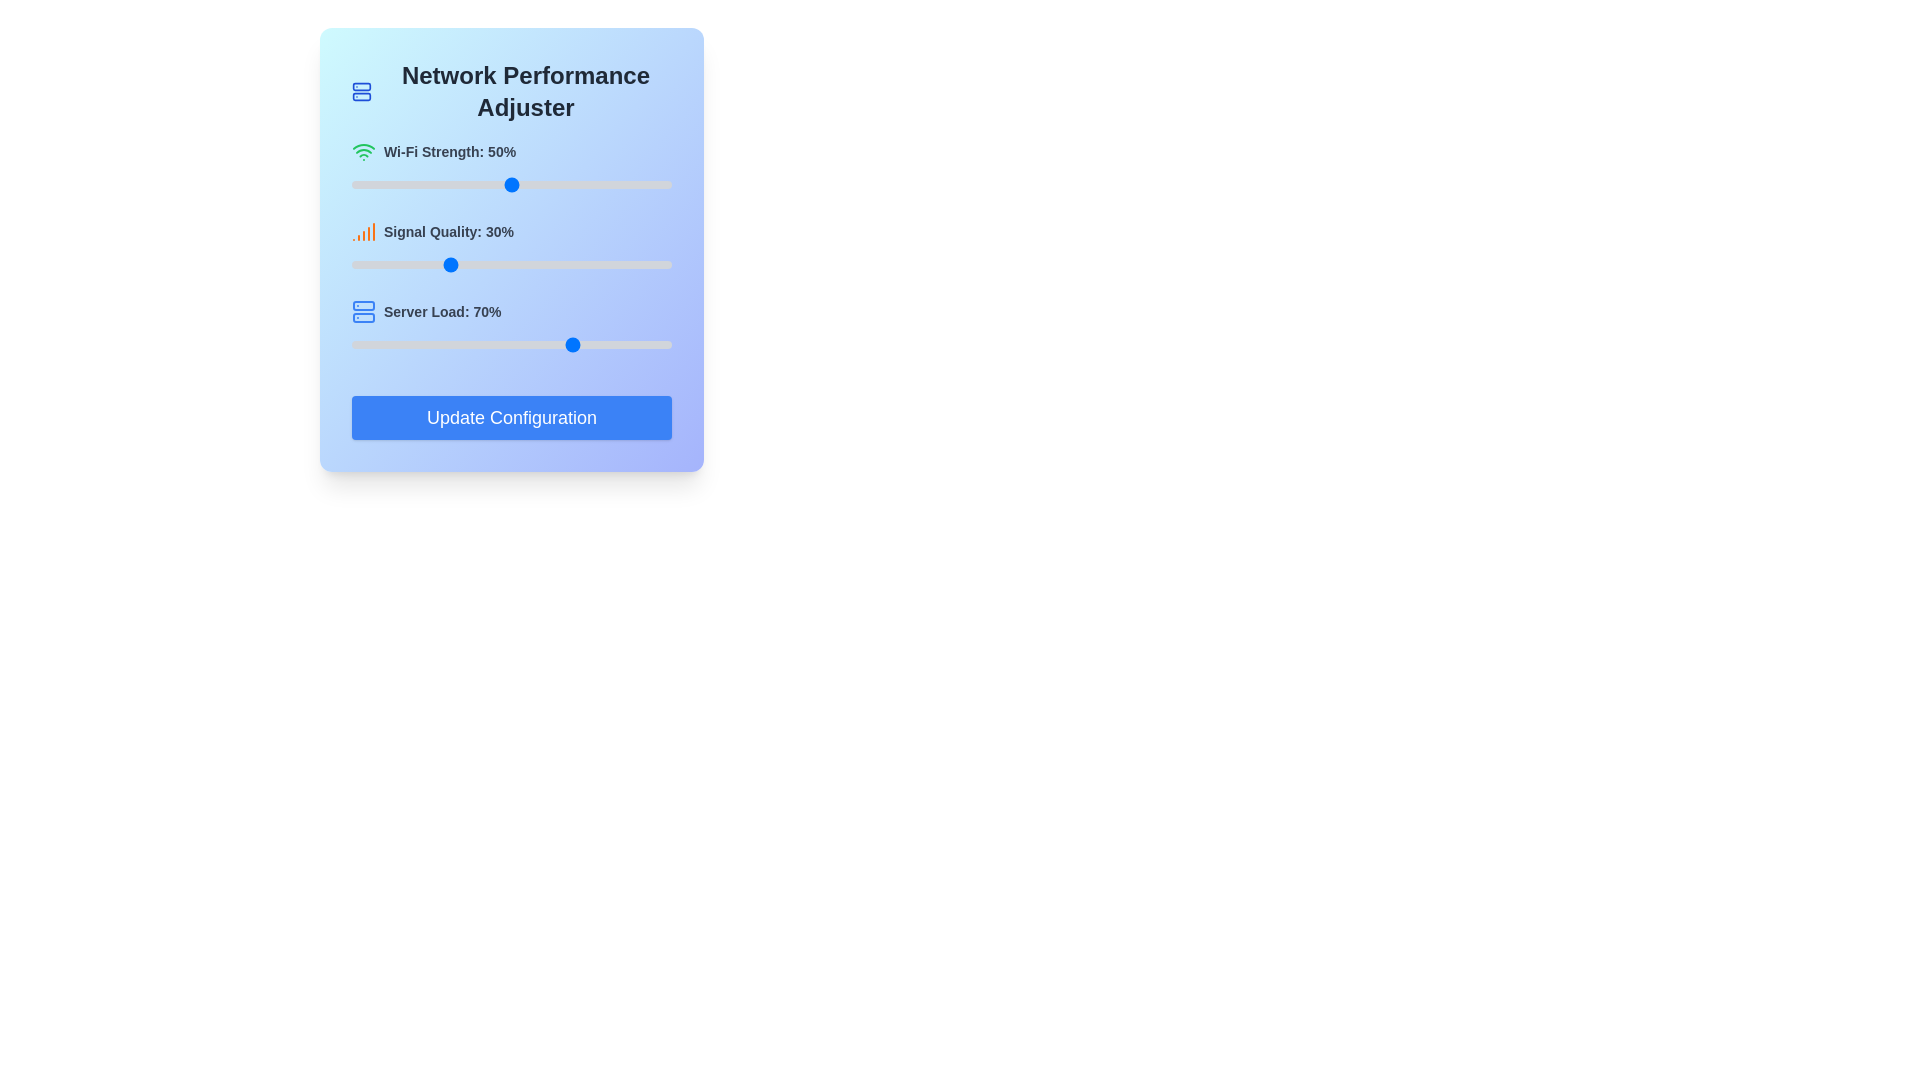 This screenshot has height=1080, width=1920. I want to click on the top rectangle of the server icon, which is directly above the 'Wi-Fi Strength: 50%' slider and horizontally aligned with the heading 'Network Performance Adjuster', so click(361, 86).